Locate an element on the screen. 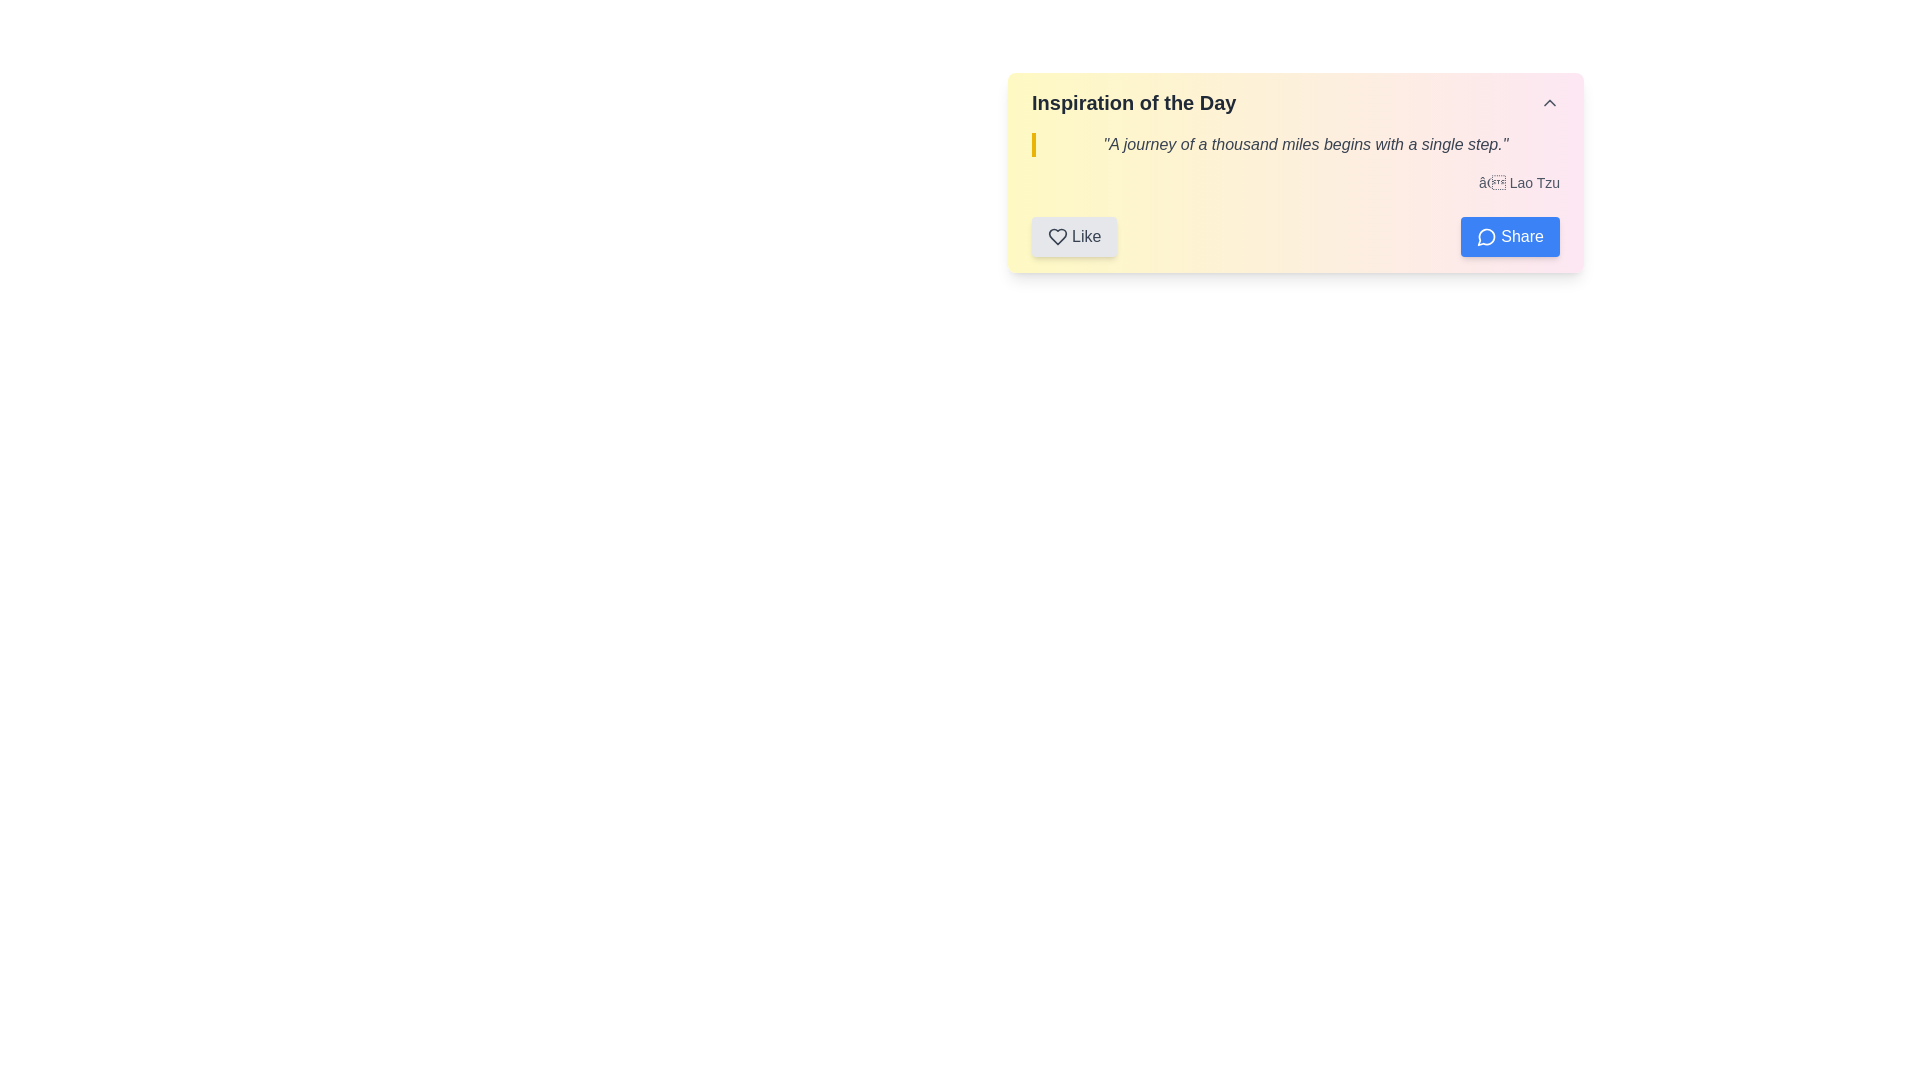  the speech bubble icon within the 'Share' button located at the bottom-right corner of the card element is located at coordinates (1487, 235).